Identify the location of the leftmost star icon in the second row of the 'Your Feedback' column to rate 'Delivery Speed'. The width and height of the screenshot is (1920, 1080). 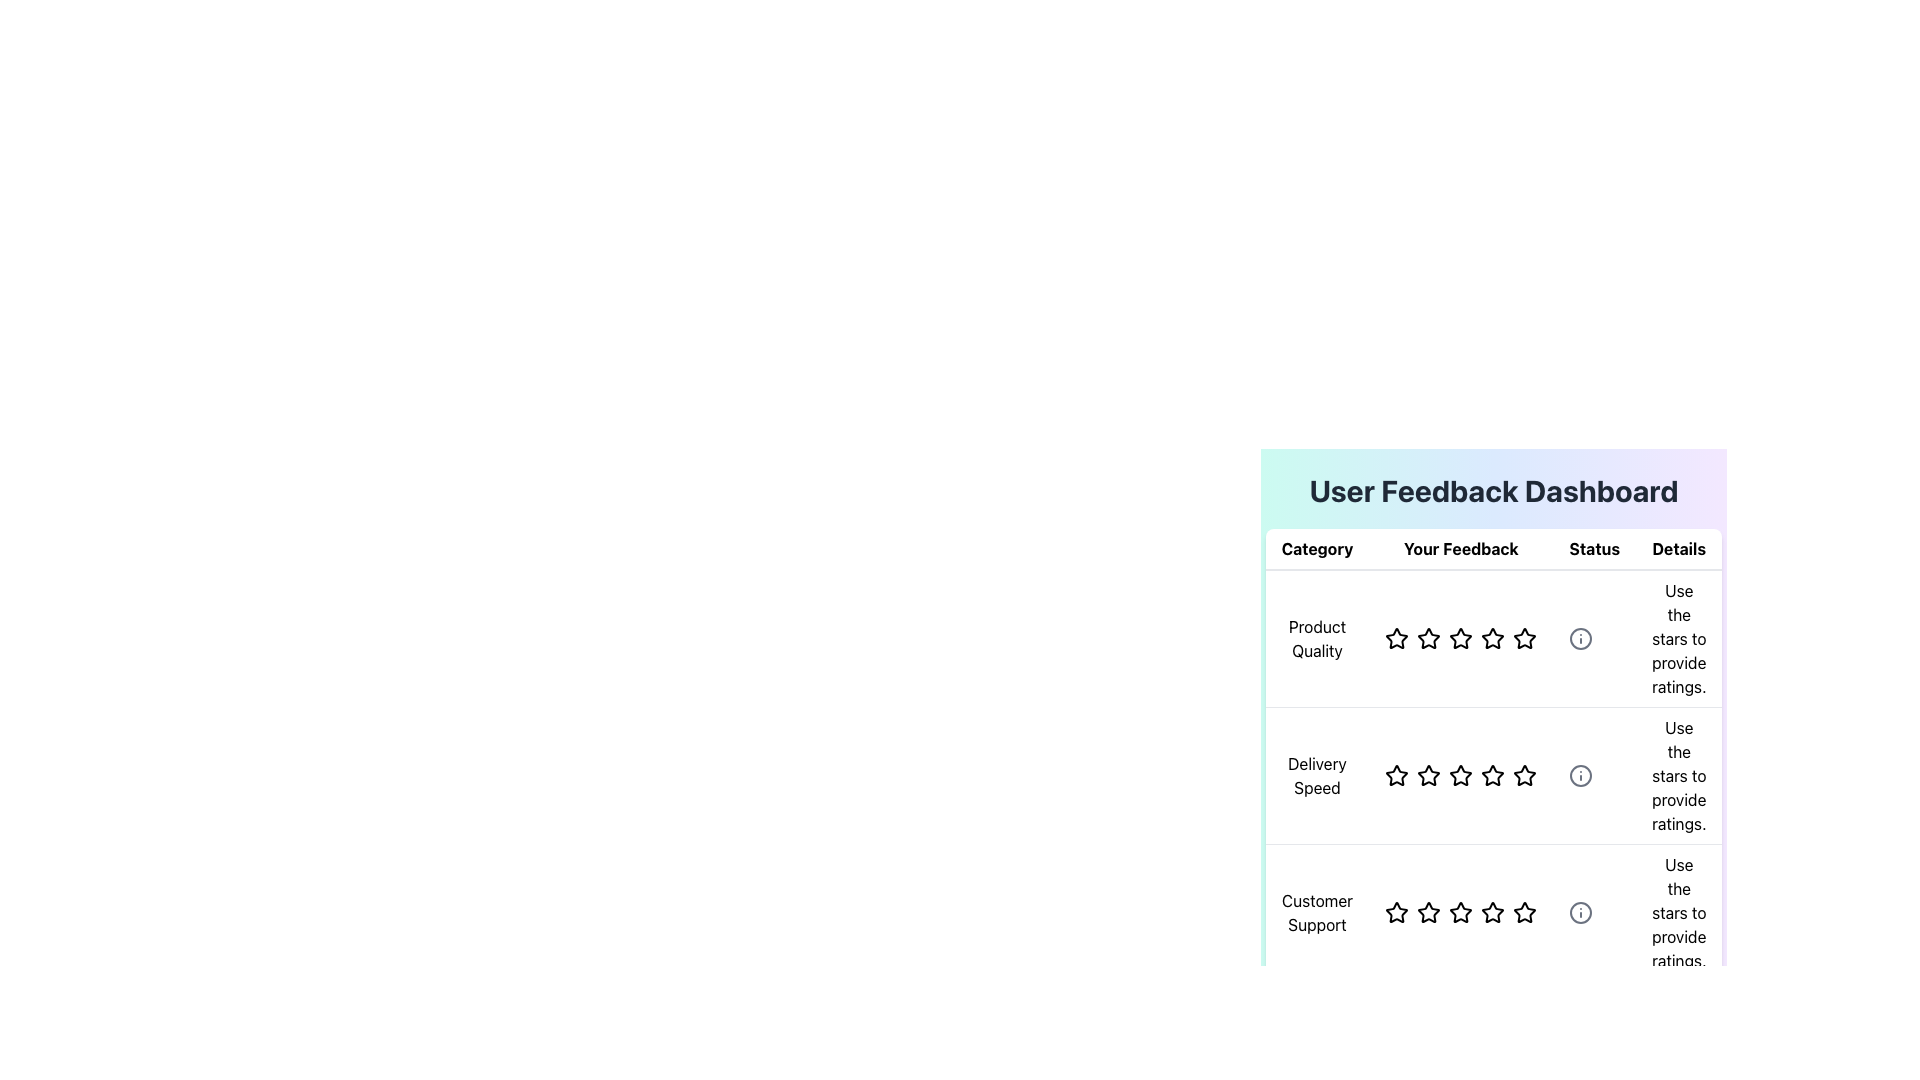
(1395, 774).